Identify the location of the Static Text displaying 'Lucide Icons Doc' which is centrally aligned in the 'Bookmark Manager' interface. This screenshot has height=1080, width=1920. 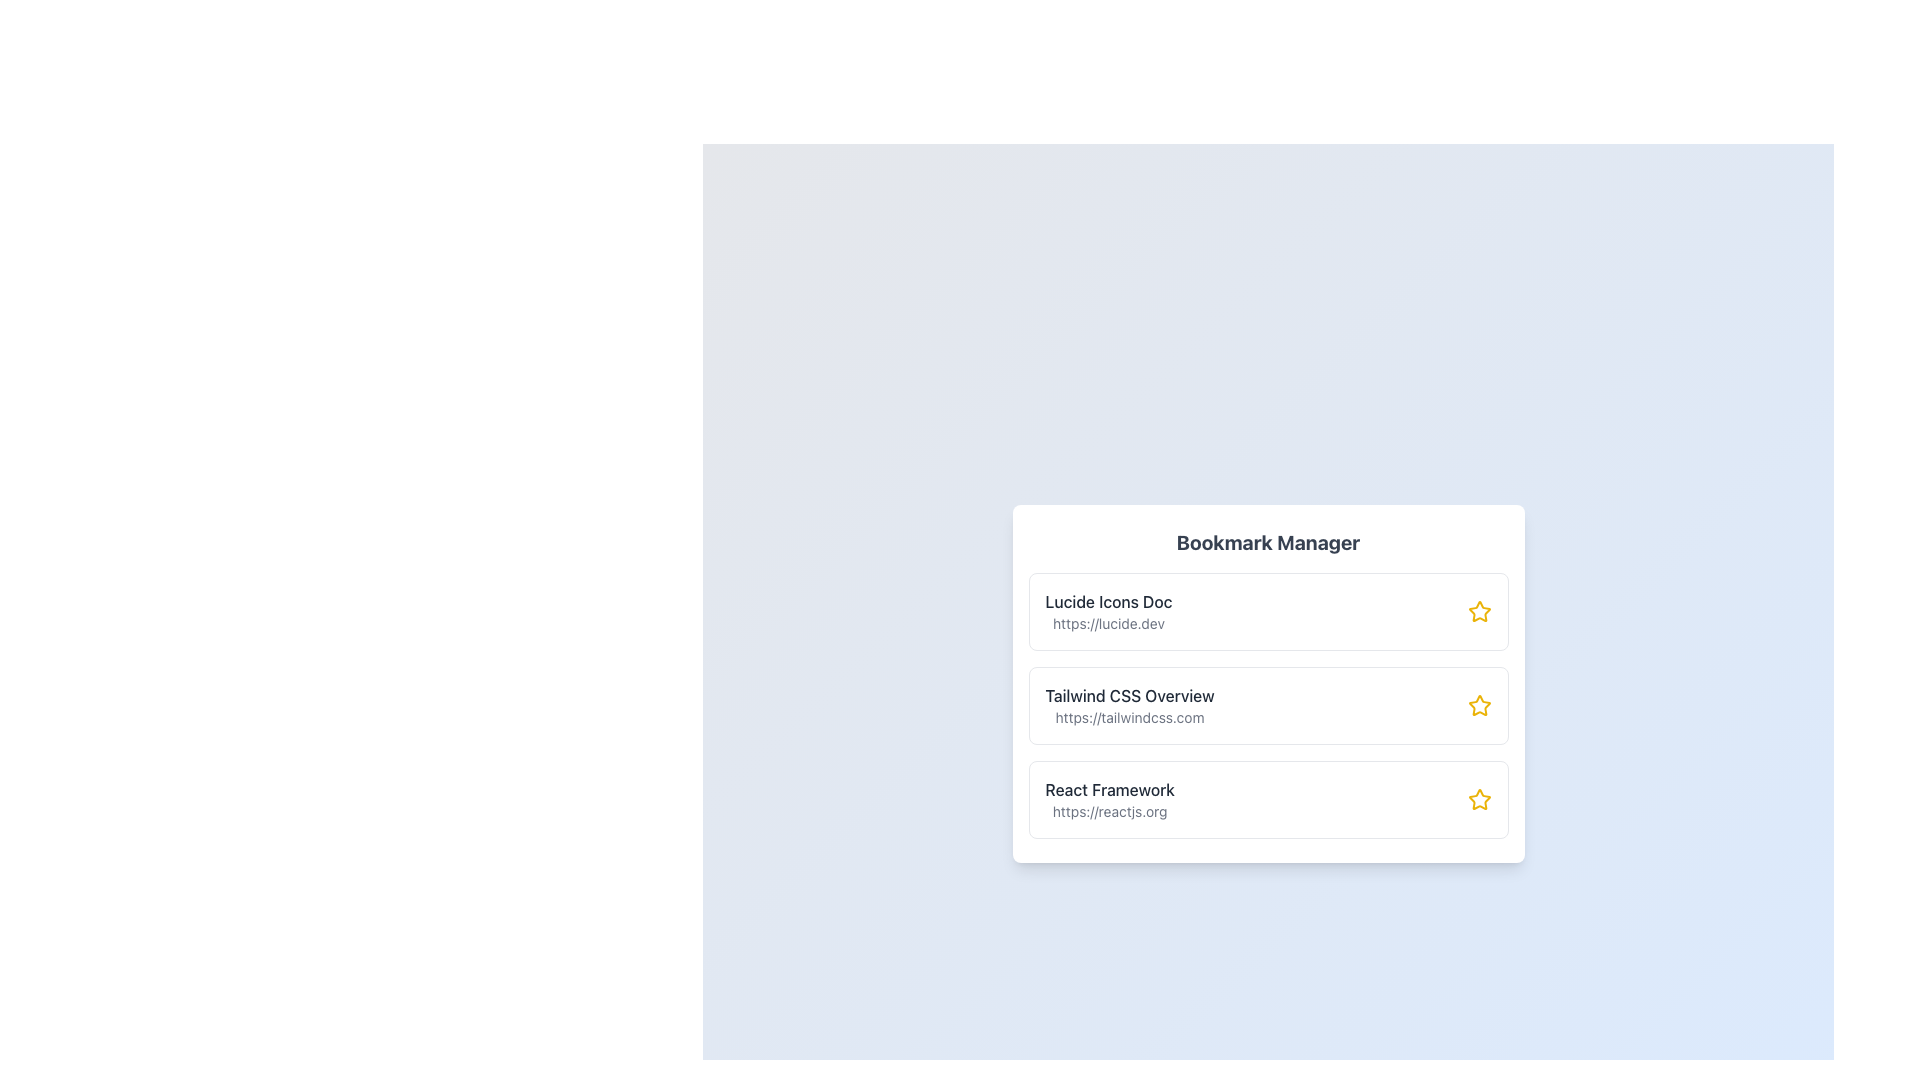
(1107, 600).